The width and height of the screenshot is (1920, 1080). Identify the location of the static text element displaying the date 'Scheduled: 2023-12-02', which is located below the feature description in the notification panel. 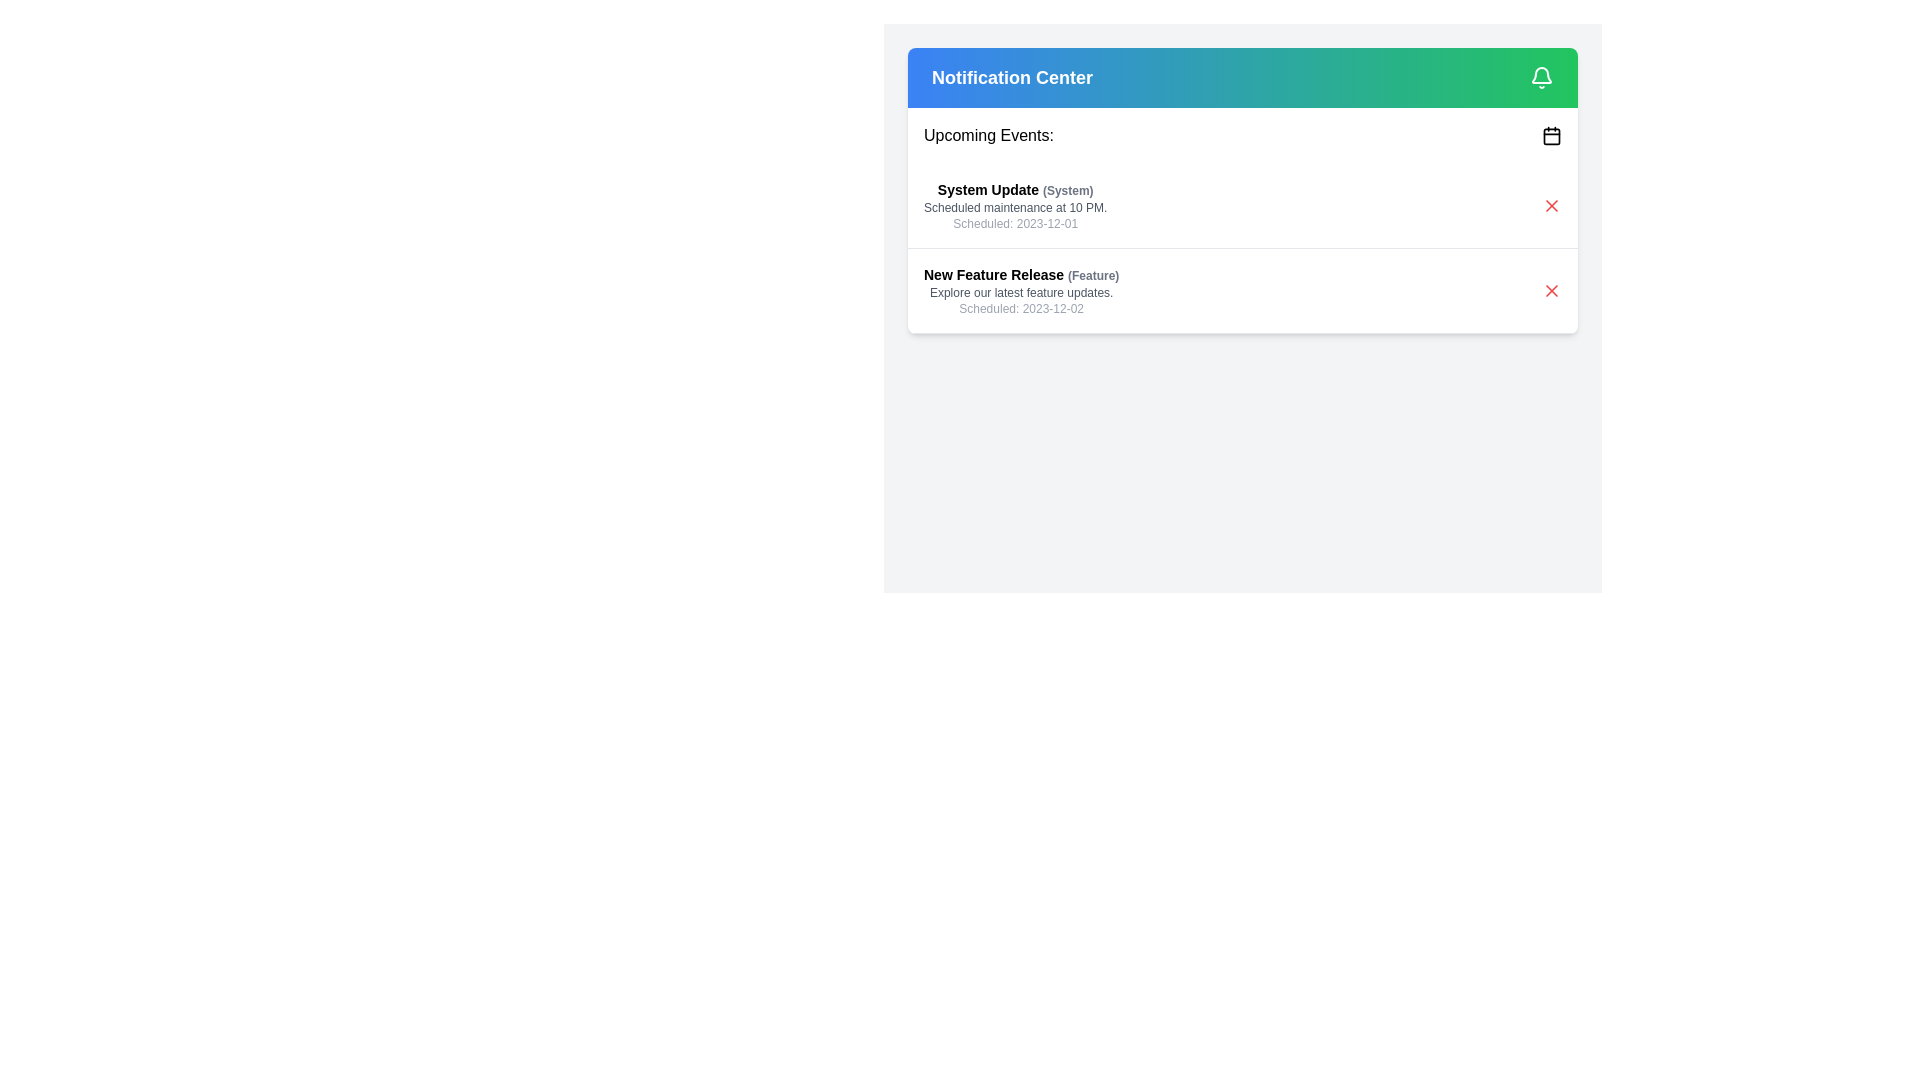
(1021, 308).